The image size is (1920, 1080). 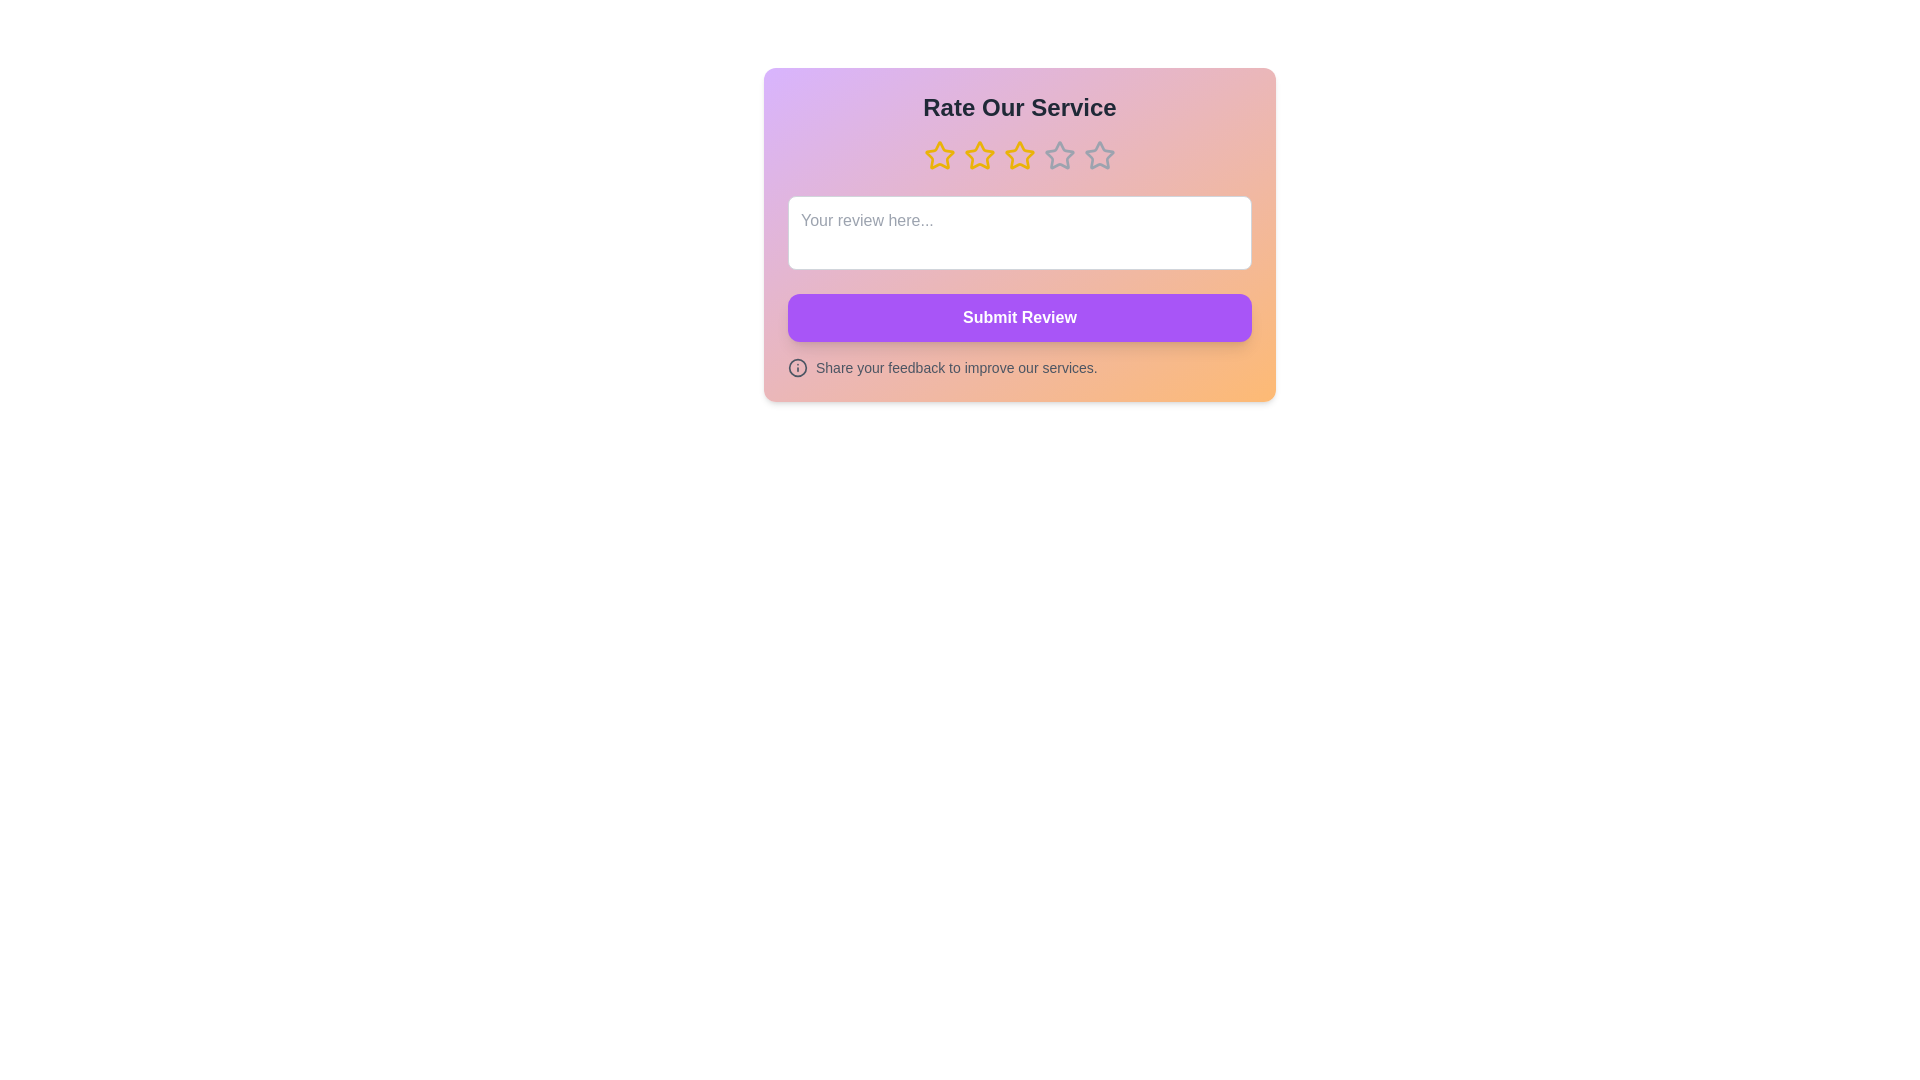 I want to click on the fourth star icon in the rating system, which is a star-shaped outline icon with a transparent center and gray border, so click(x=1059, y=154).